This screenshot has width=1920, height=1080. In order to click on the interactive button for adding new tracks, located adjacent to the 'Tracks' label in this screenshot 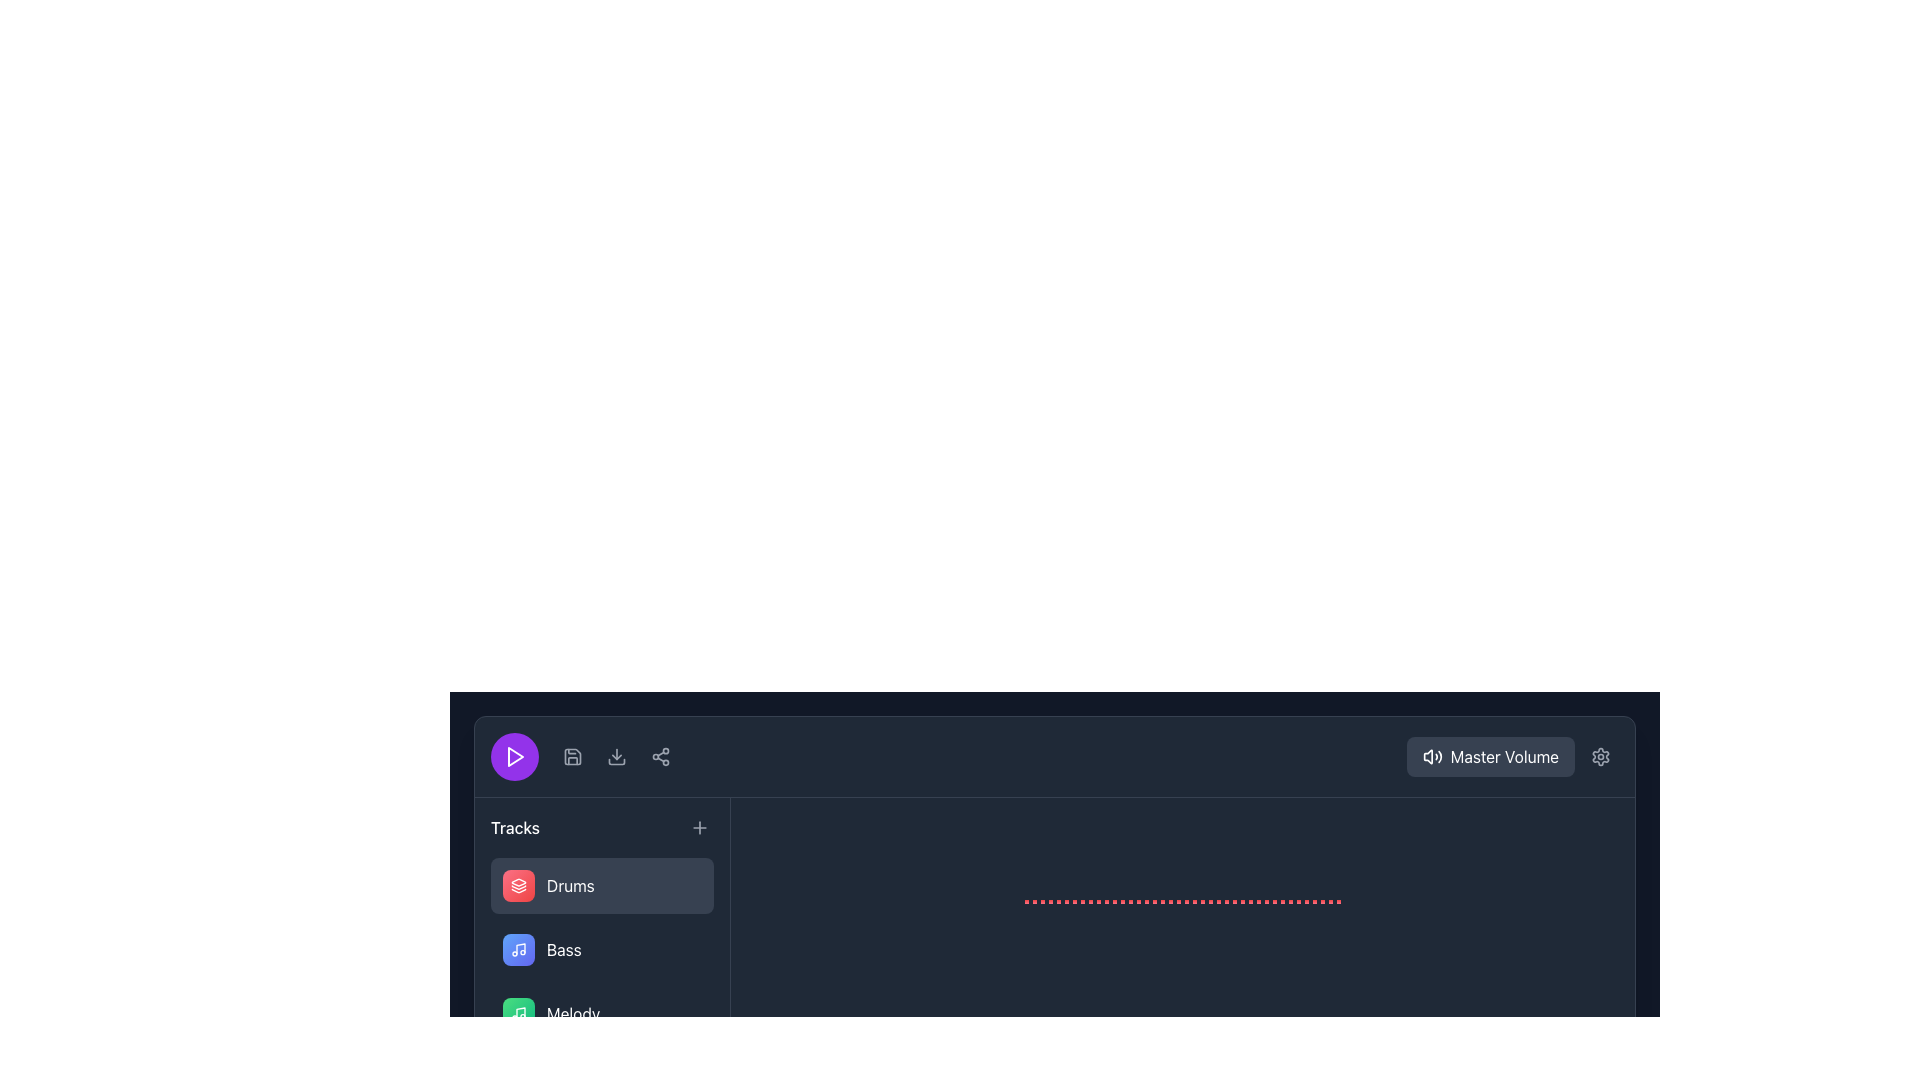, I will do `click(700, 828)`.